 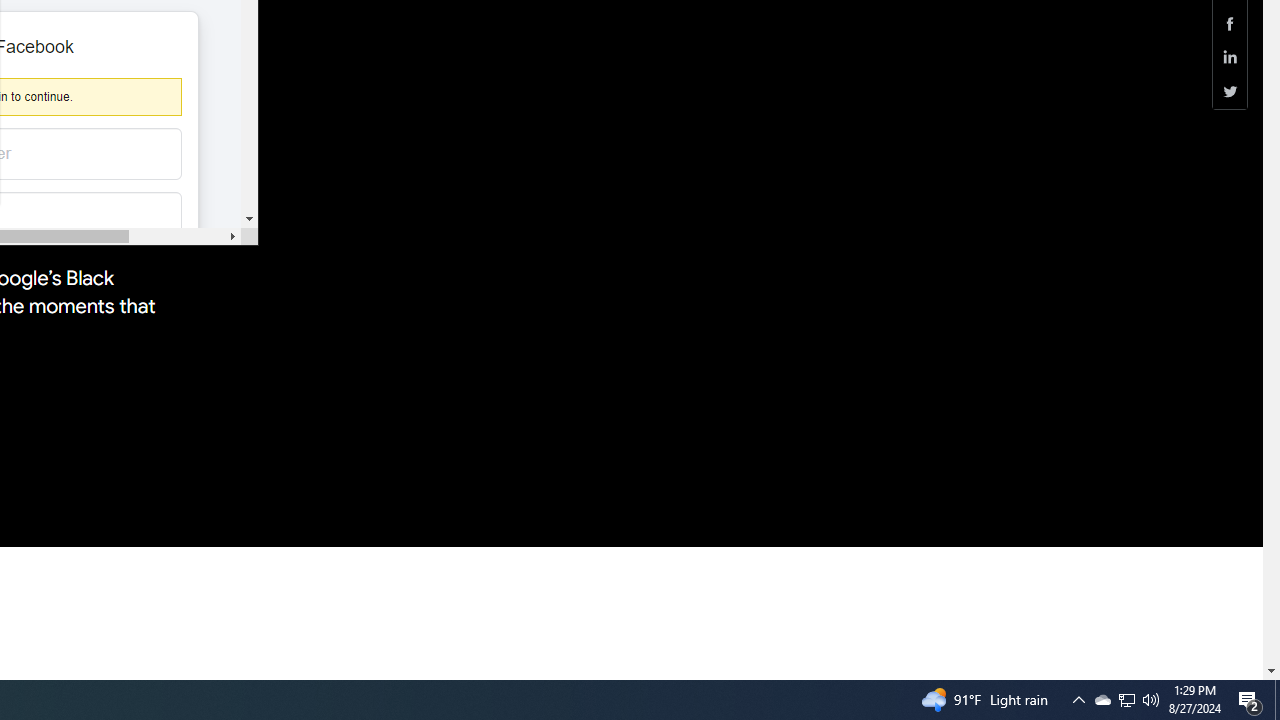 What do you see at coordinates (1127, 698) in the screenshot?
I see `'User Promoted Notification Area'` at bounding box center [1127, 698].